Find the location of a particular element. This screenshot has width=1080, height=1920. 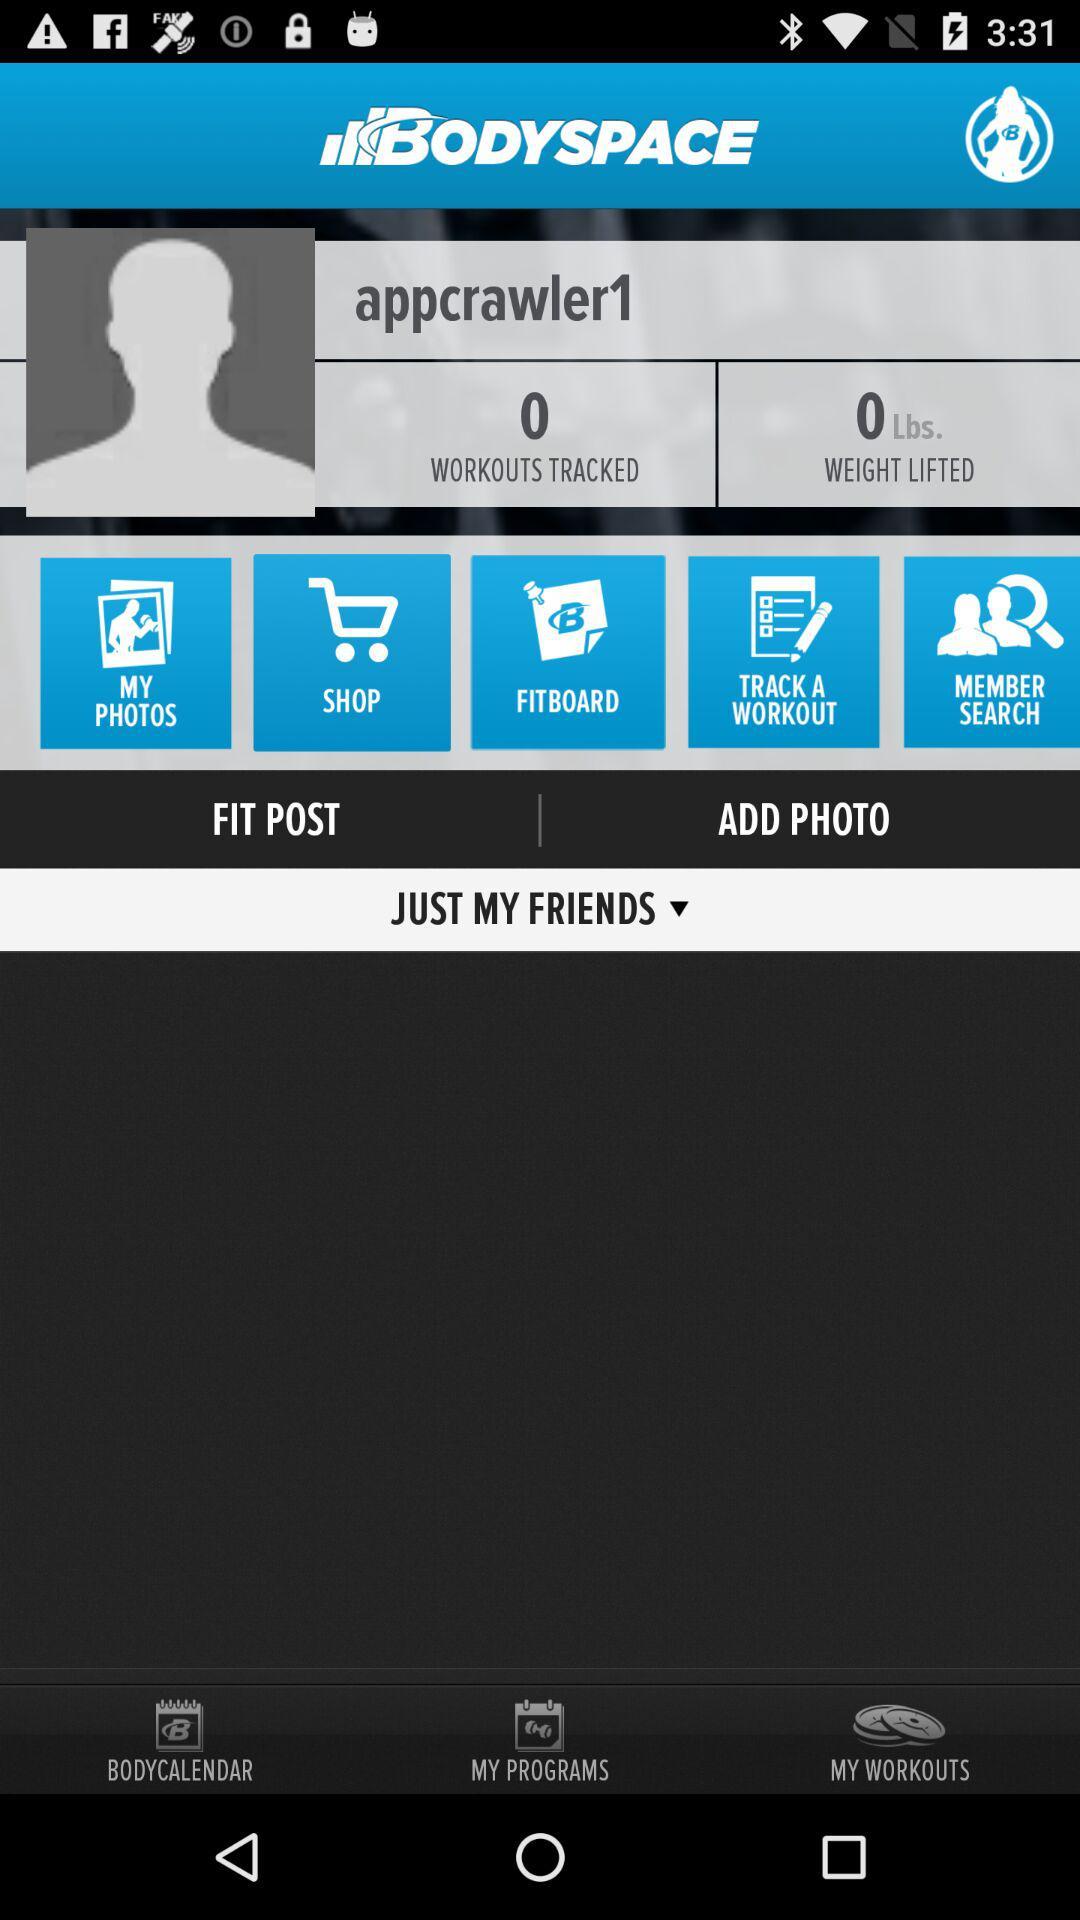

item below lbs. item is located at coordinates (898, 469).